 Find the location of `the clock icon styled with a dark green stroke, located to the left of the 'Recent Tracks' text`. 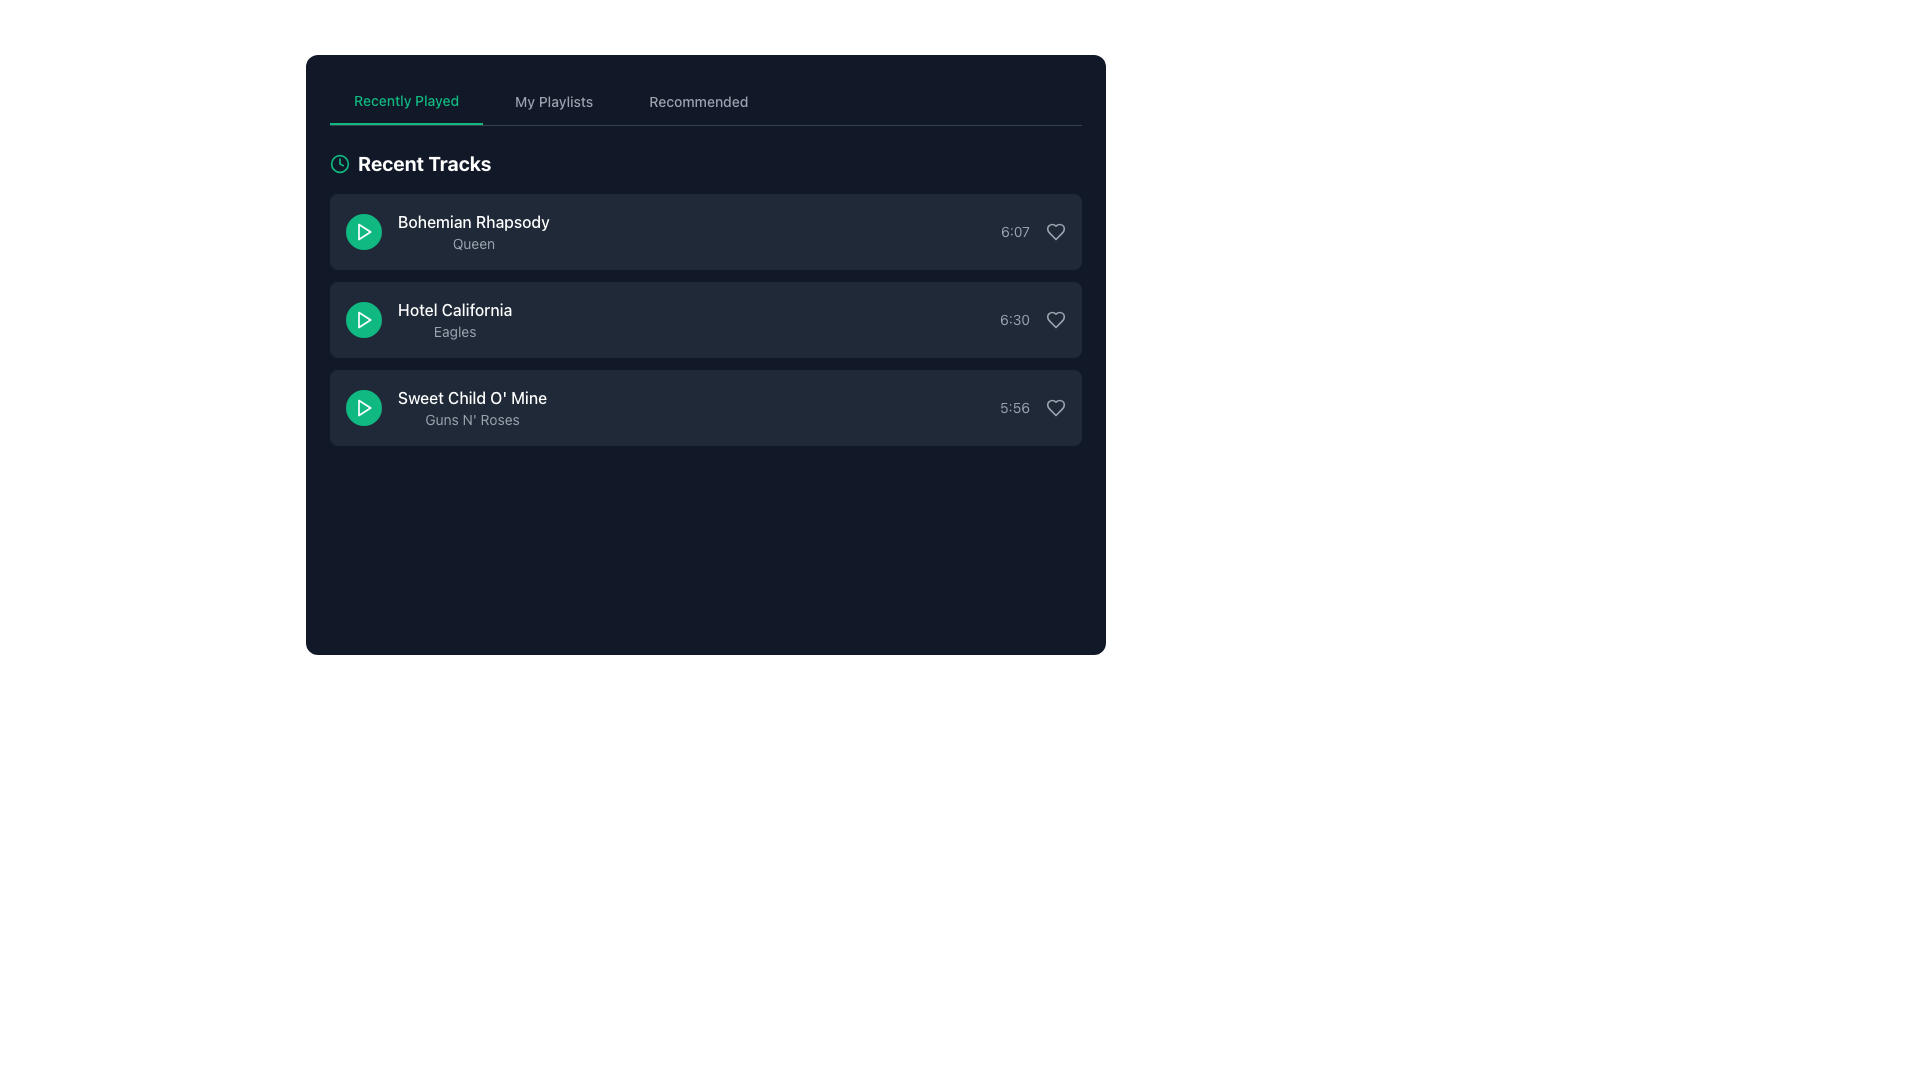

the clock icon styled with a dark green stroke, located to the left of the 'Recent Tracks' text is located at coordinates (340, 163).